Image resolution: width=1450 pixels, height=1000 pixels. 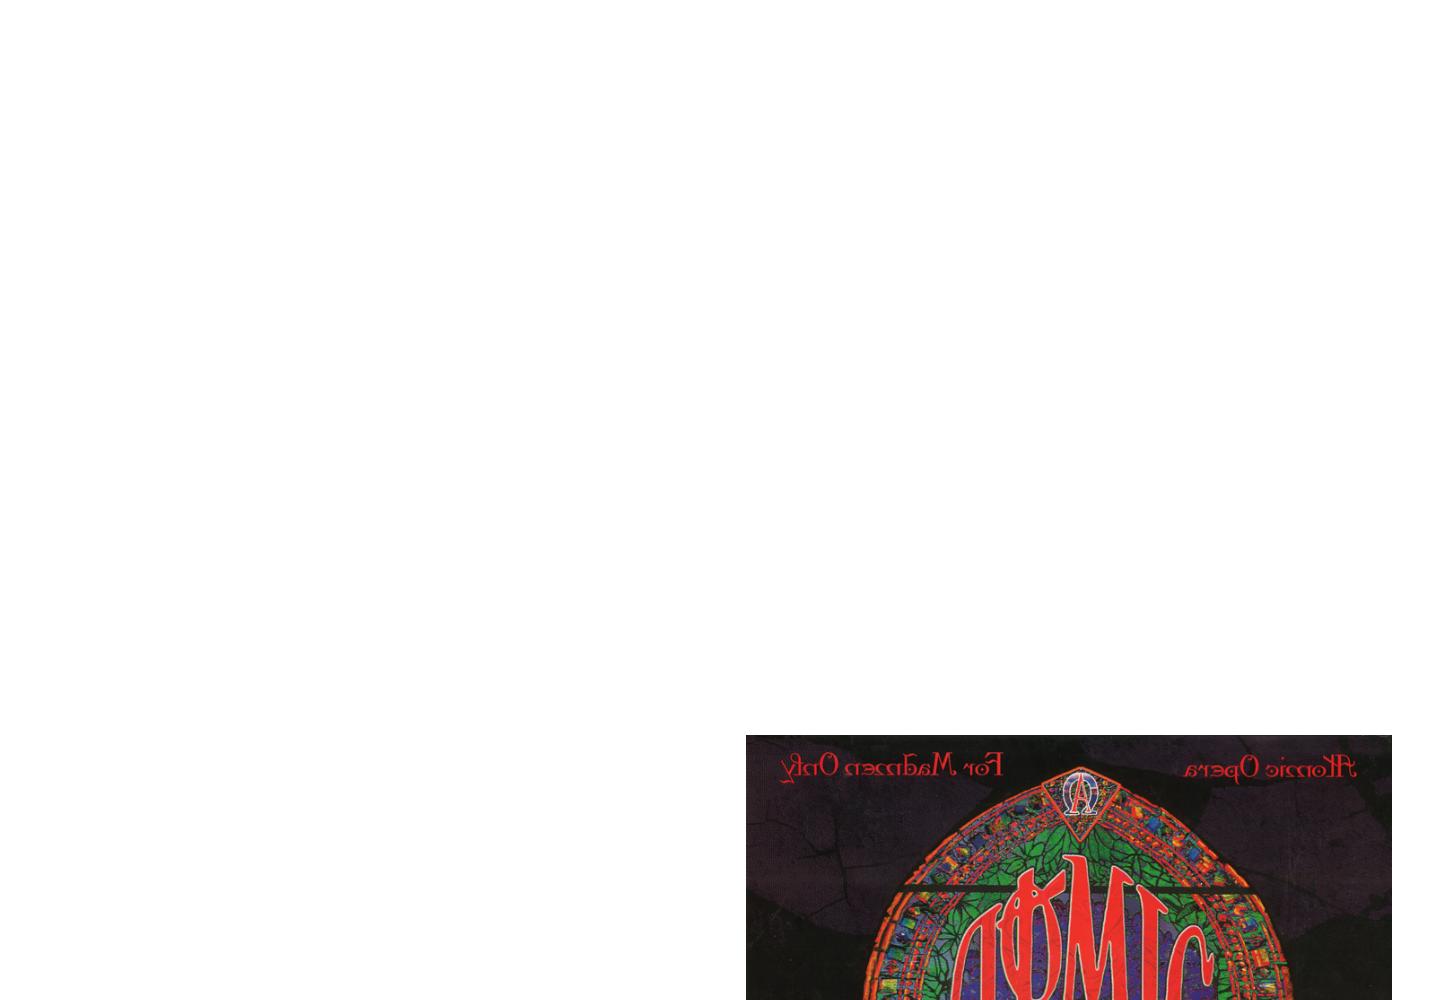 What do you see at coordinates (266, 884) in the screenshot?
I see `'Joyride'` at bounding box center [266, 884].